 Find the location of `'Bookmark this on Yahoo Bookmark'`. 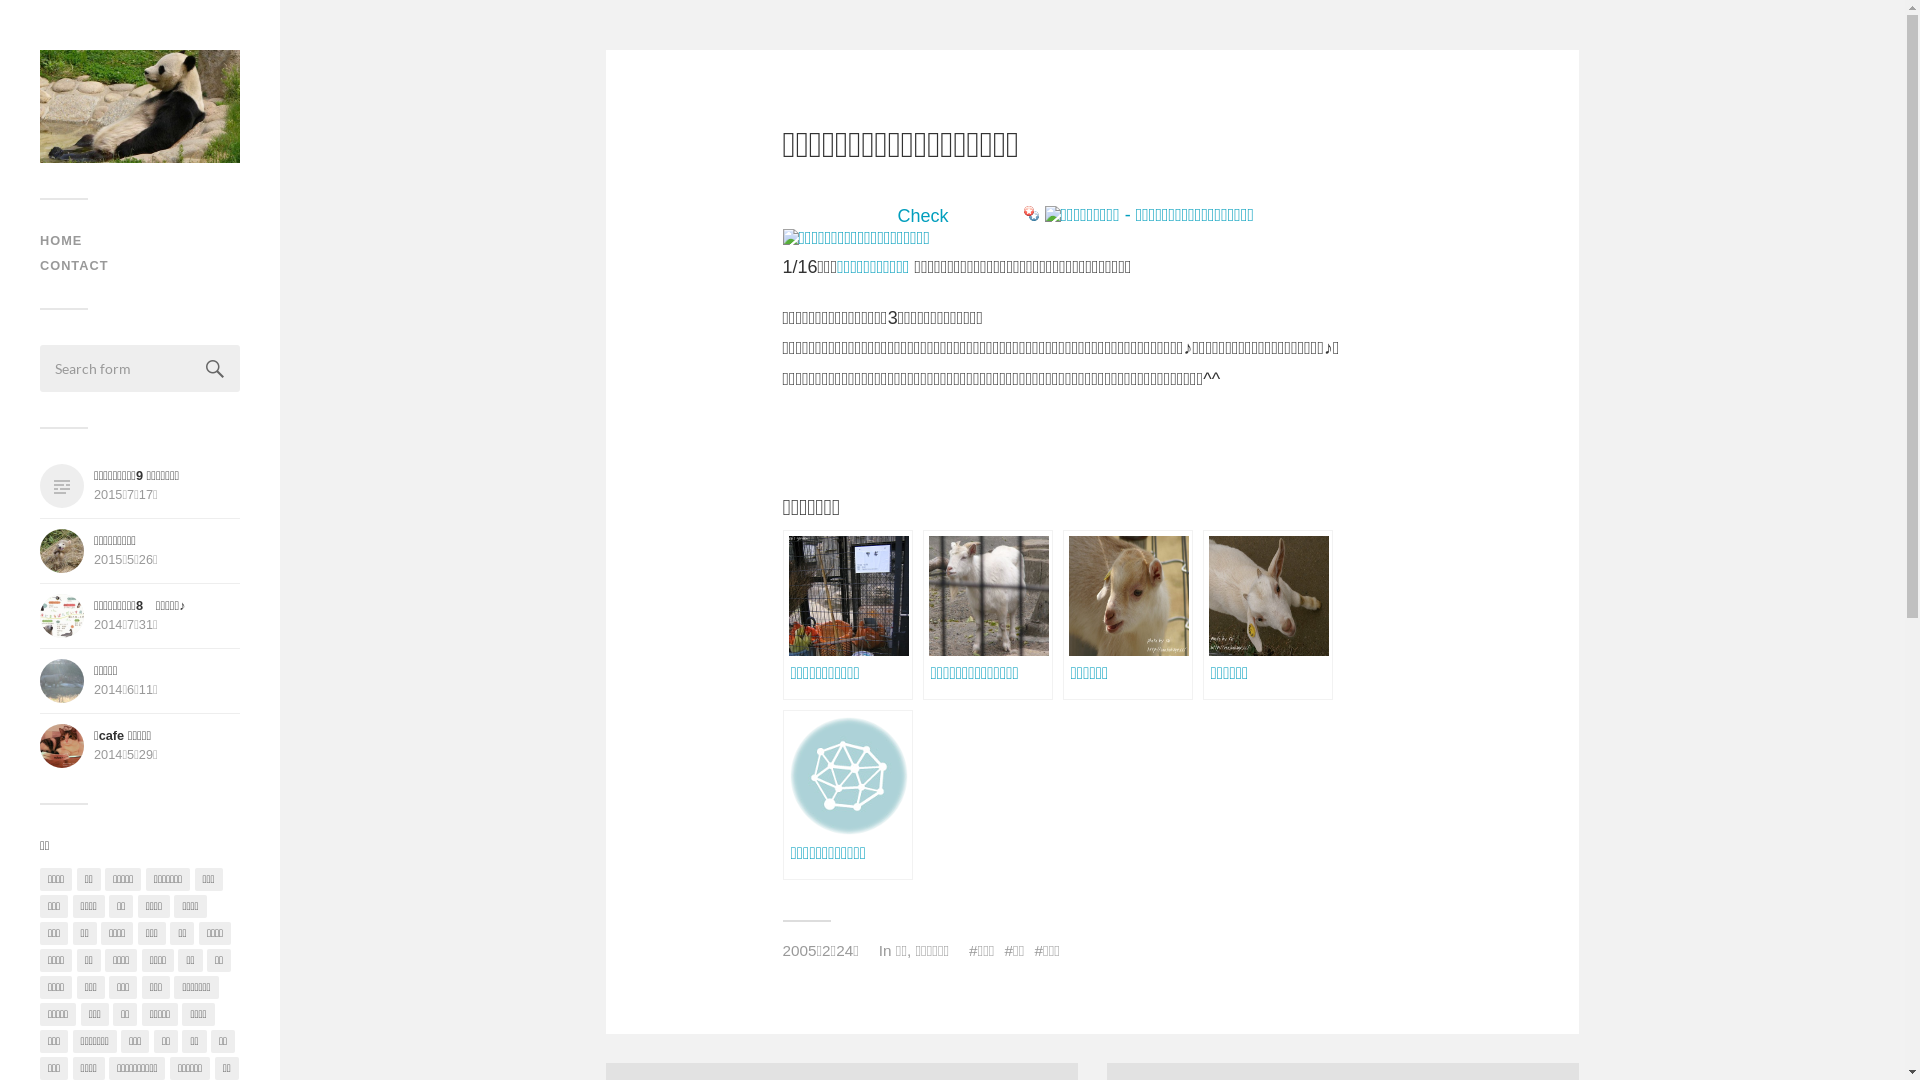

'Bookmark this on Yahoo Bookmark' is located at coordinates (1032, 216).